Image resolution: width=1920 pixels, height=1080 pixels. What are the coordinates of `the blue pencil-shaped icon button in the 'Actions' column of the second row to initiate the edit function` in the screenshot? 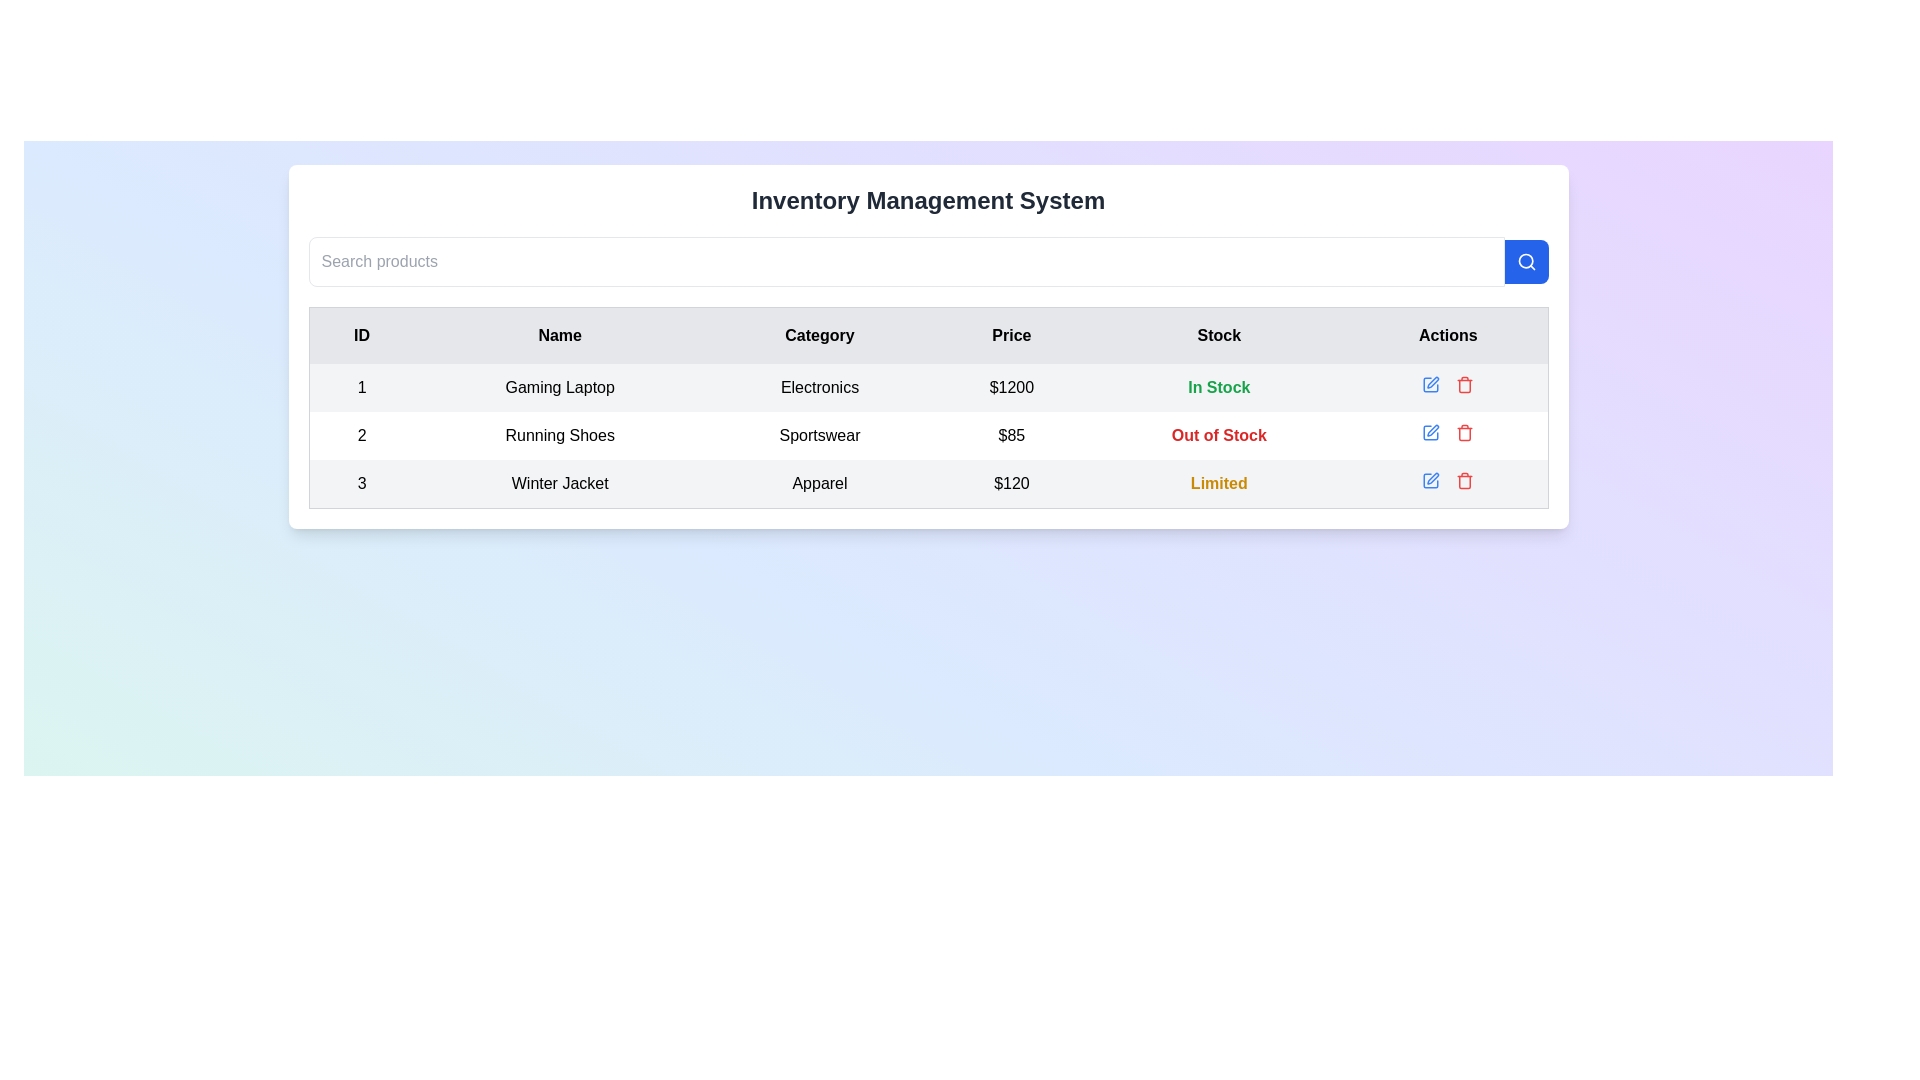 It's located at (1429, 431).